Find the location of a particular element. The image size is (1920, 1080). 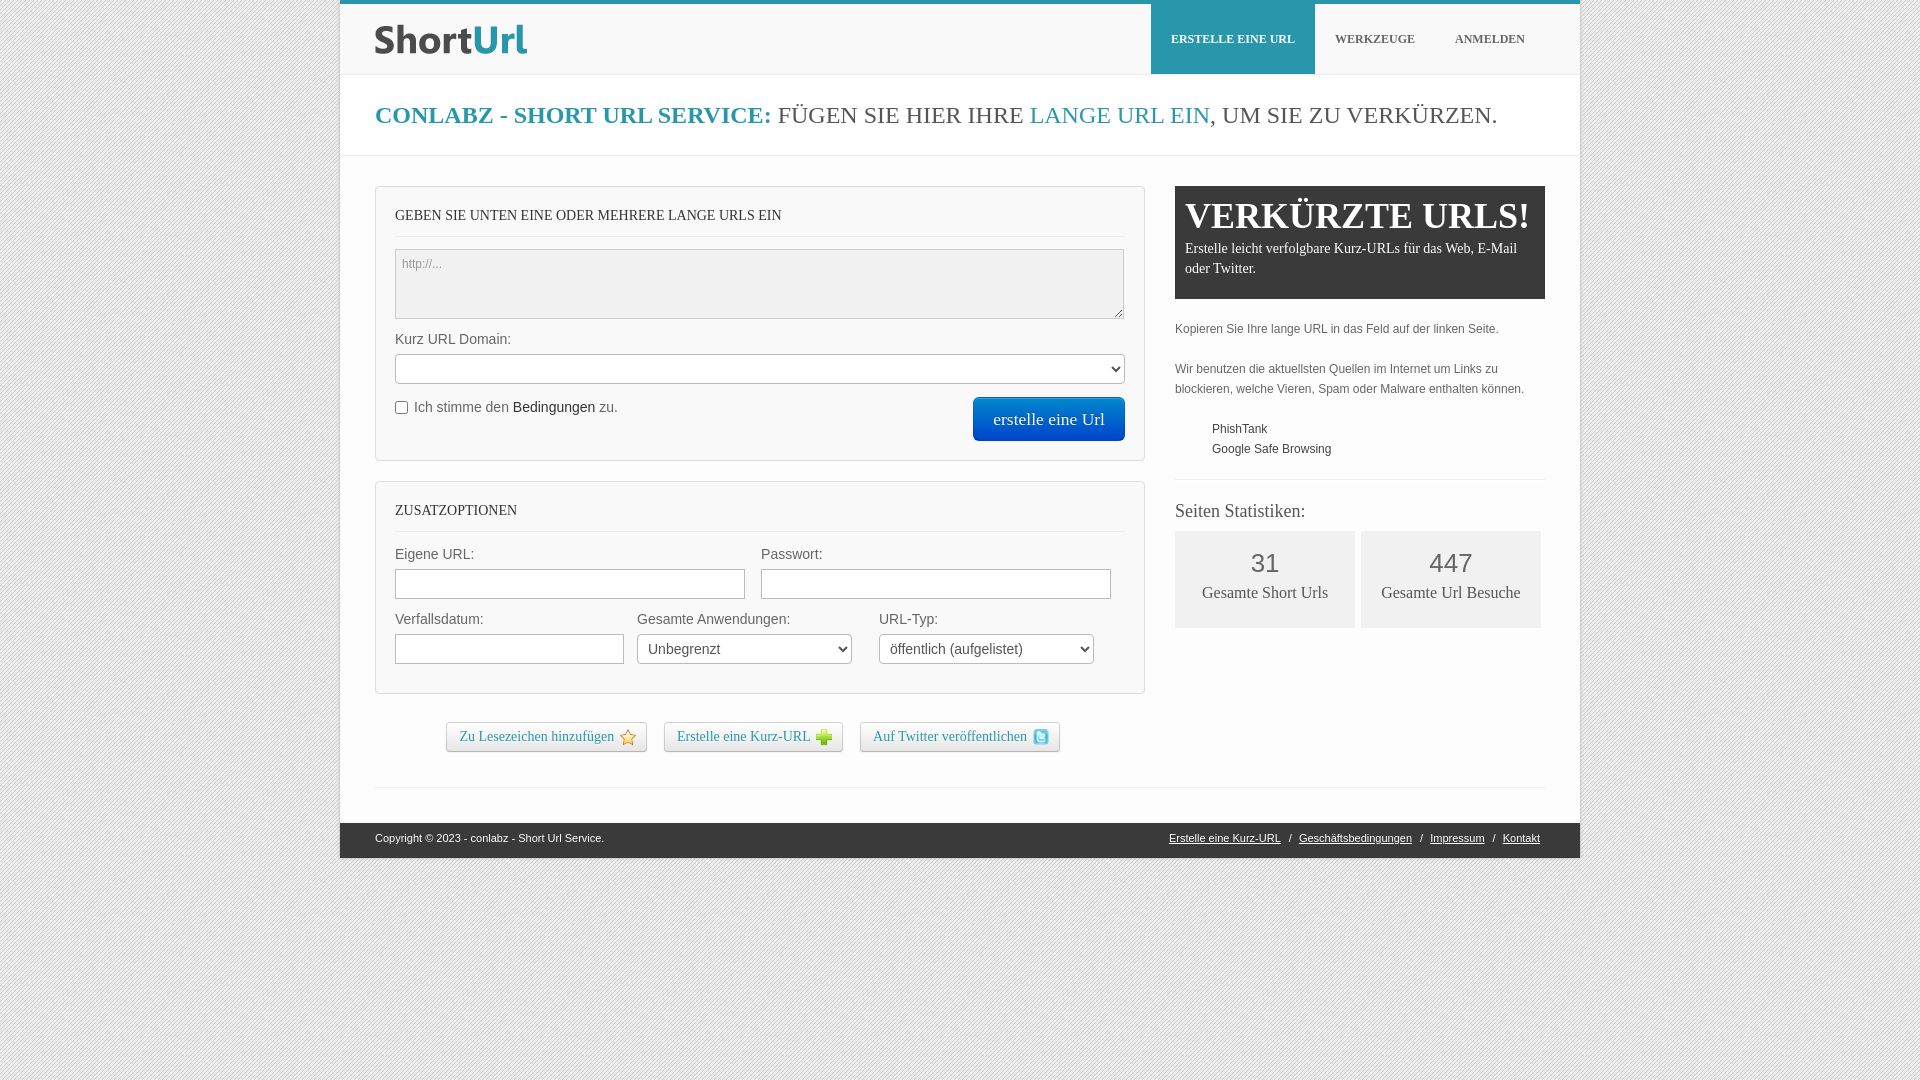

'PhishTank' is located at coordinates (1238, 427).